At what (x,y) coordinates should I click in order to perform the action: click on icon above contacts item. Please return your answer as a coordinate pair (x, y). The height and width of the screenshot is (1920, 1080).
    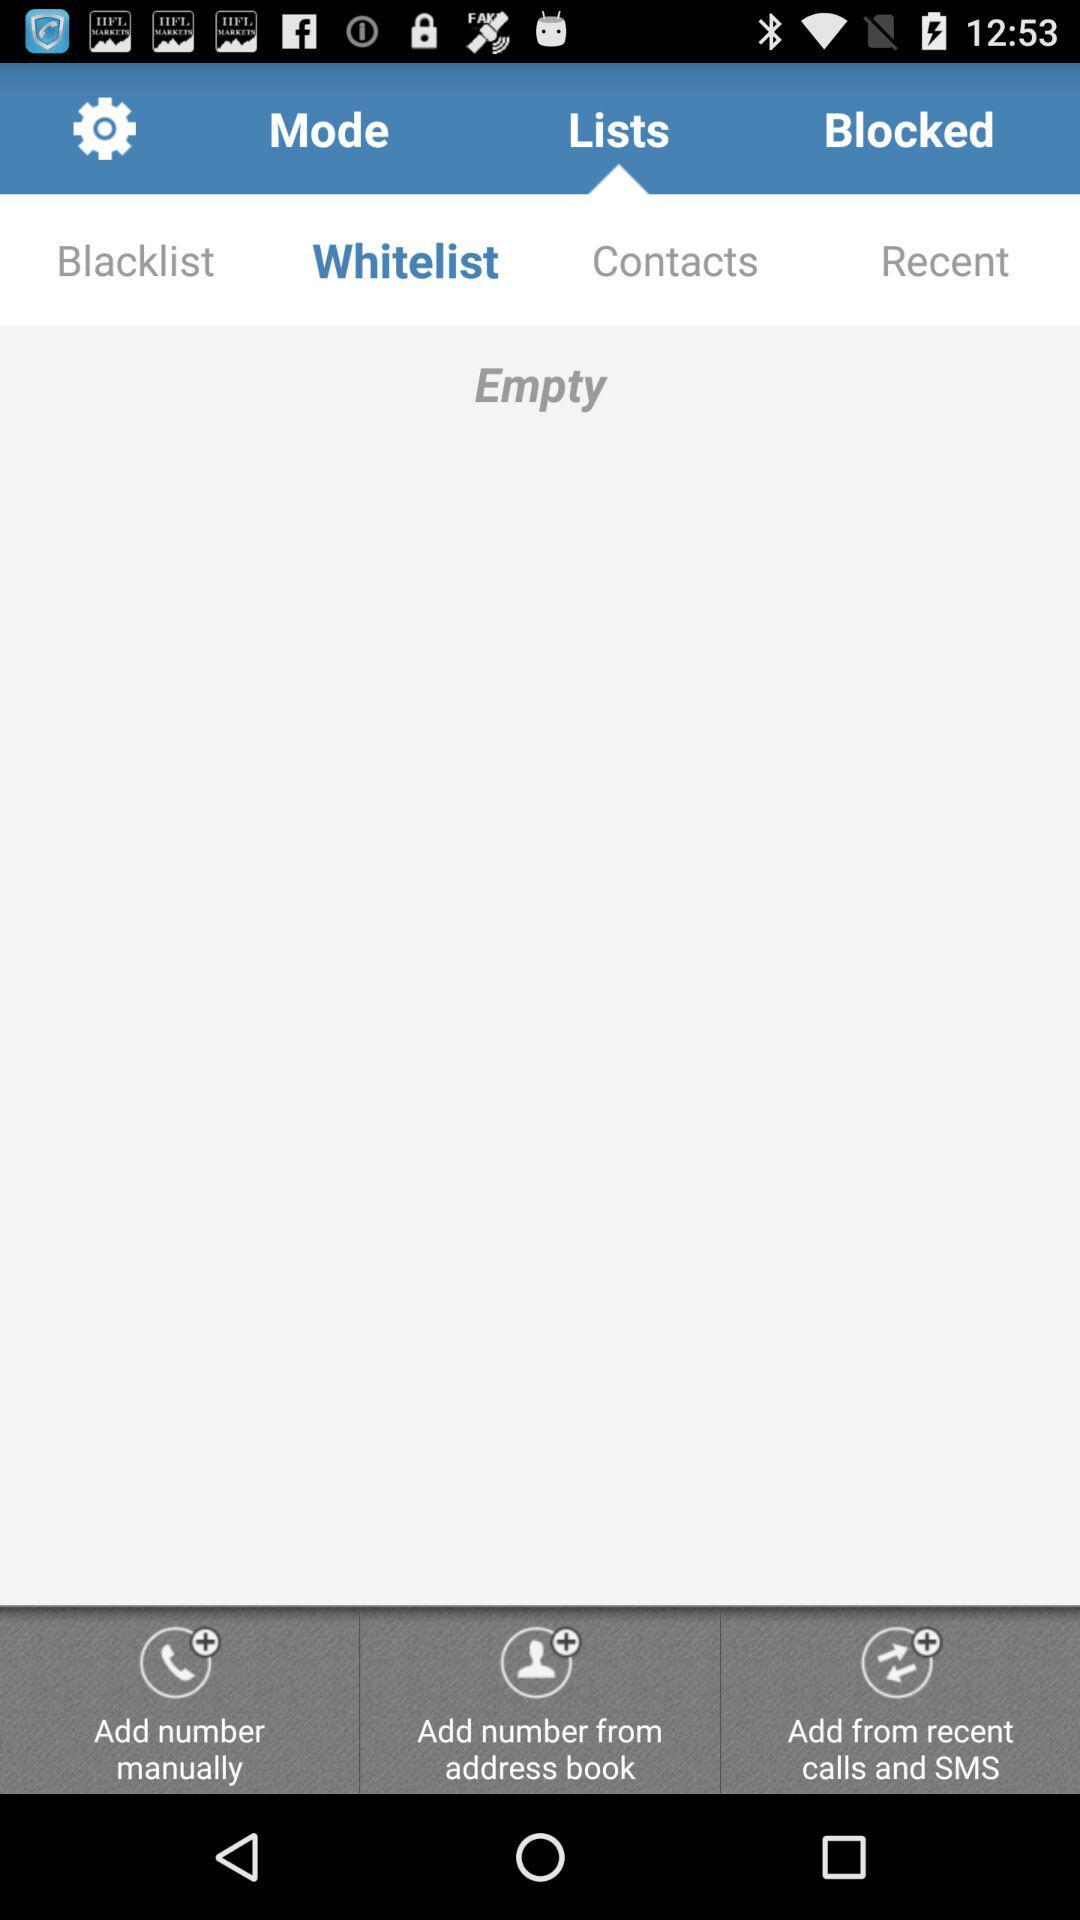
    Looking at the image, I should click on (909, 127).